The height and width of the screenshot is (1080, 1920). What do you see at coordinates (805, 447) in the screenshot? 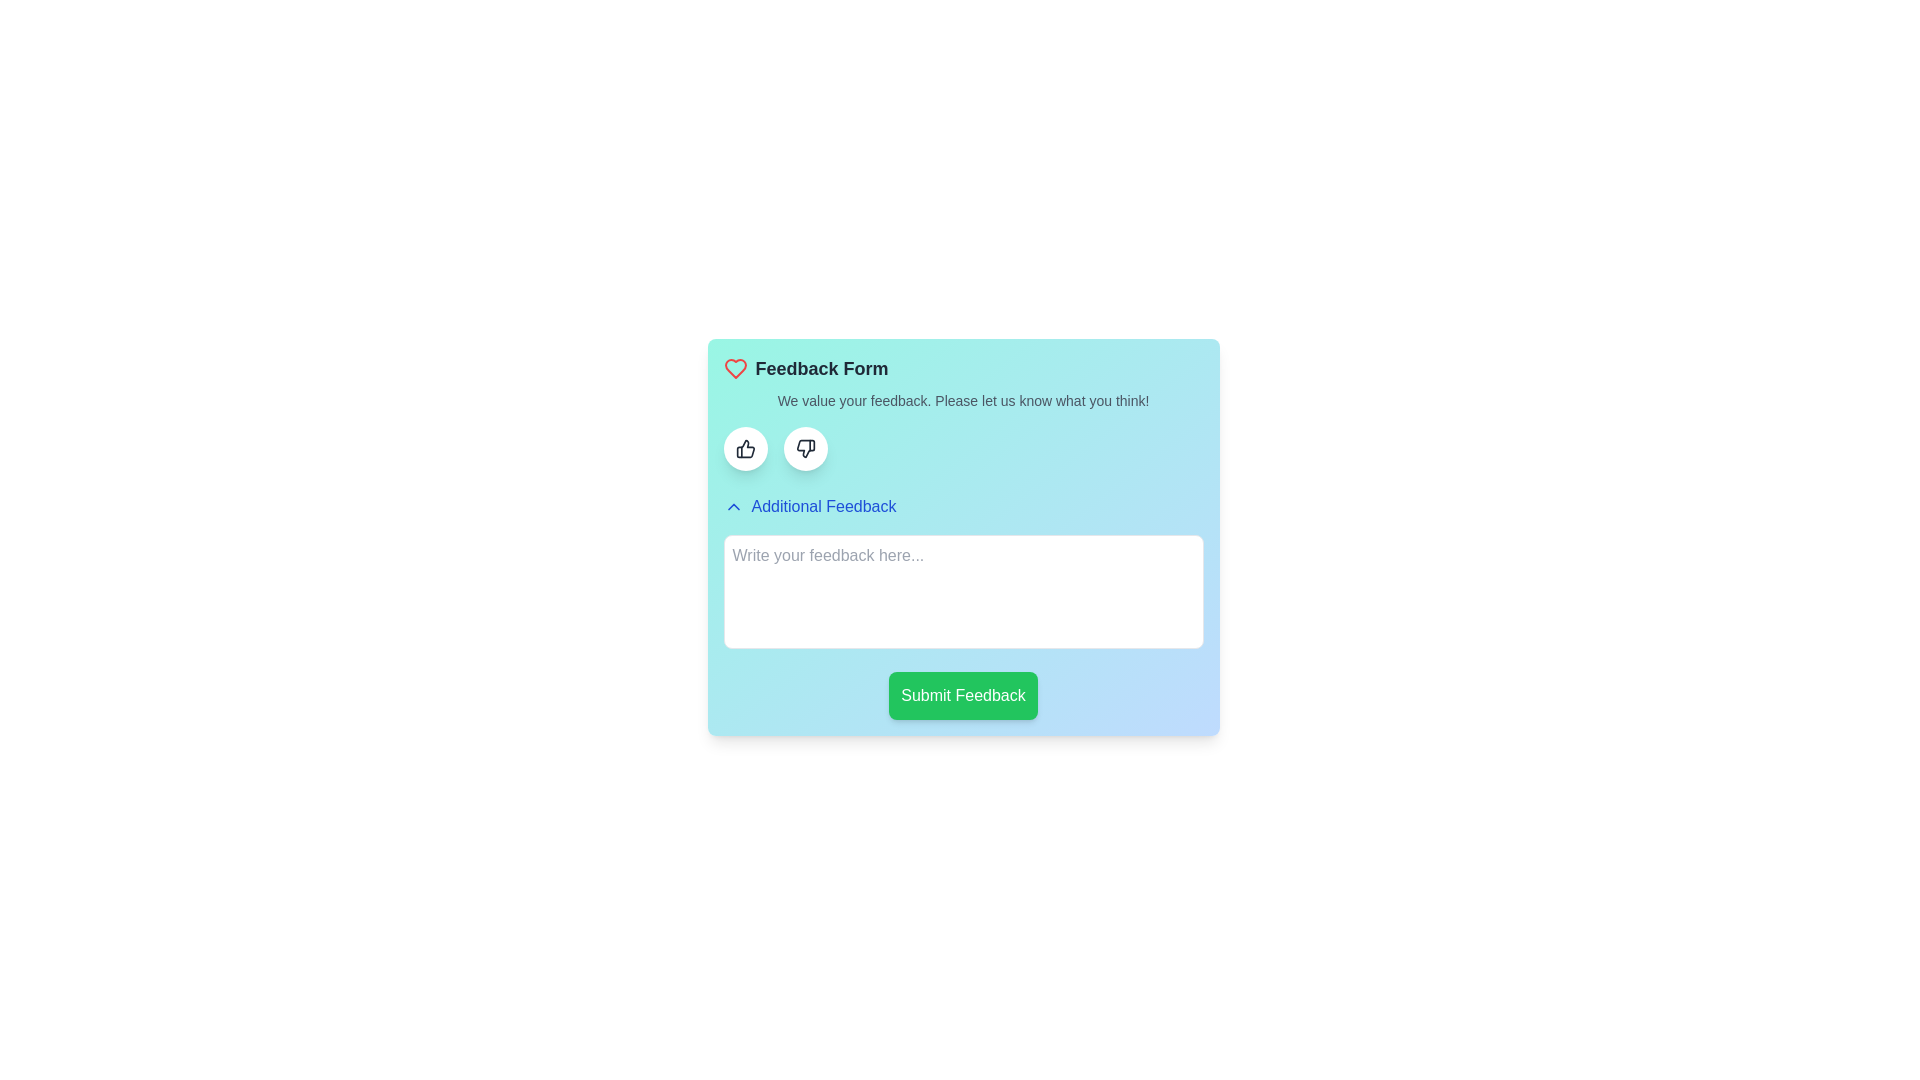
I see `the 'dislike' icon located to the right of the thumbs-up icon in the 'Feedback Form' section` at bounding box center [805, 447].